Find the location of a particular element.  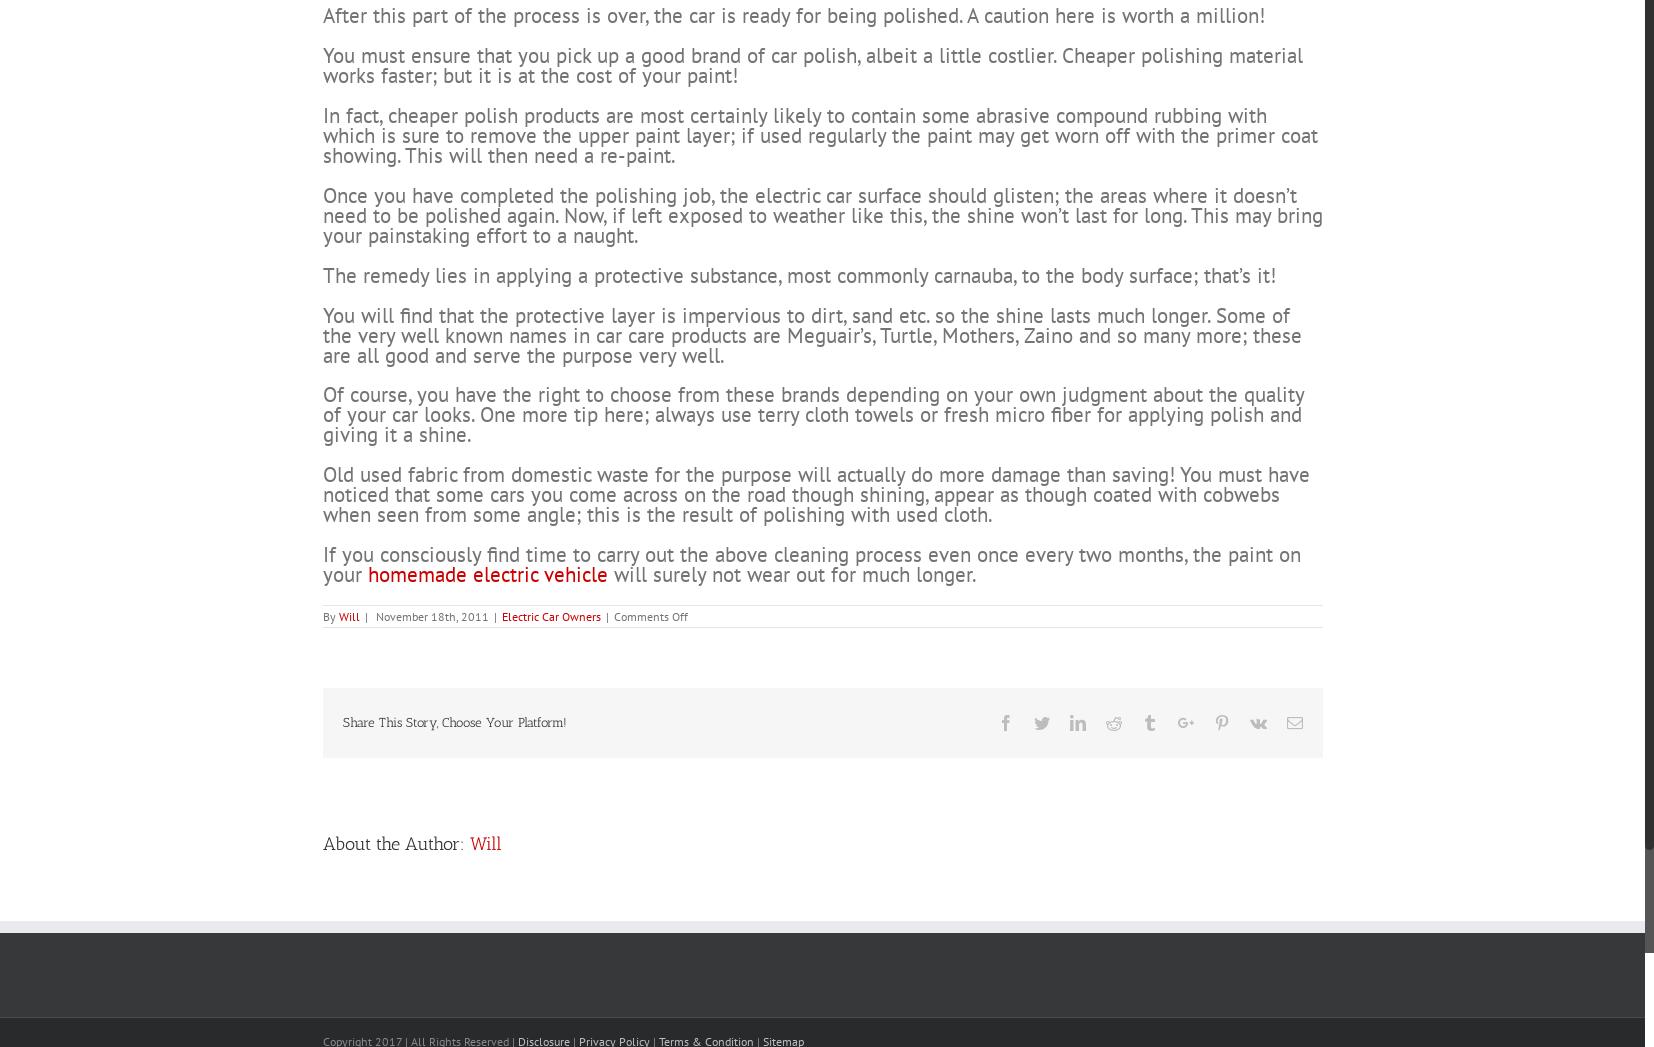

'If you consciously find time to carry out the above cleaning process even once every two months, the paint on your' is located at coordinates (321, 637).